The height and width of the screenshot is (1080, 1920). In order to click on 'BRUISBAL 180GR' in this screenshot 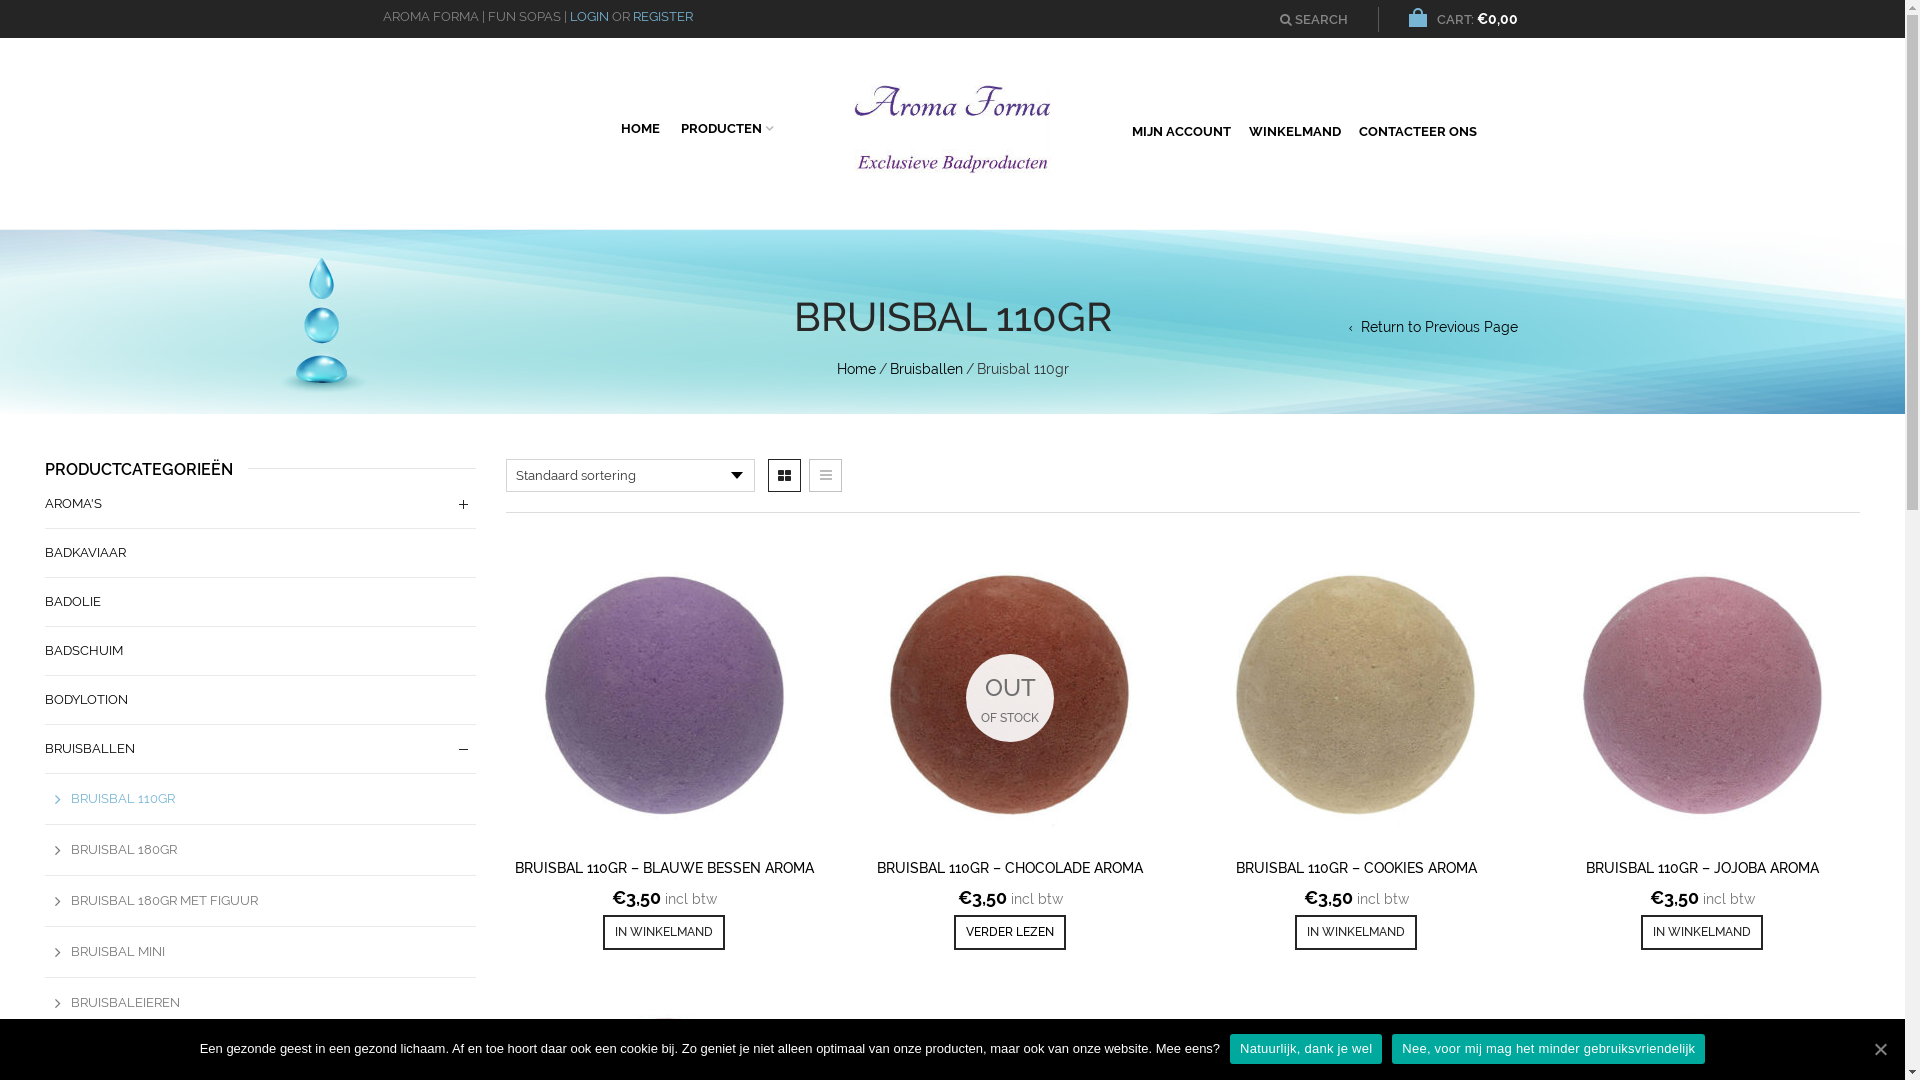, I will do `click(109, 849)`.